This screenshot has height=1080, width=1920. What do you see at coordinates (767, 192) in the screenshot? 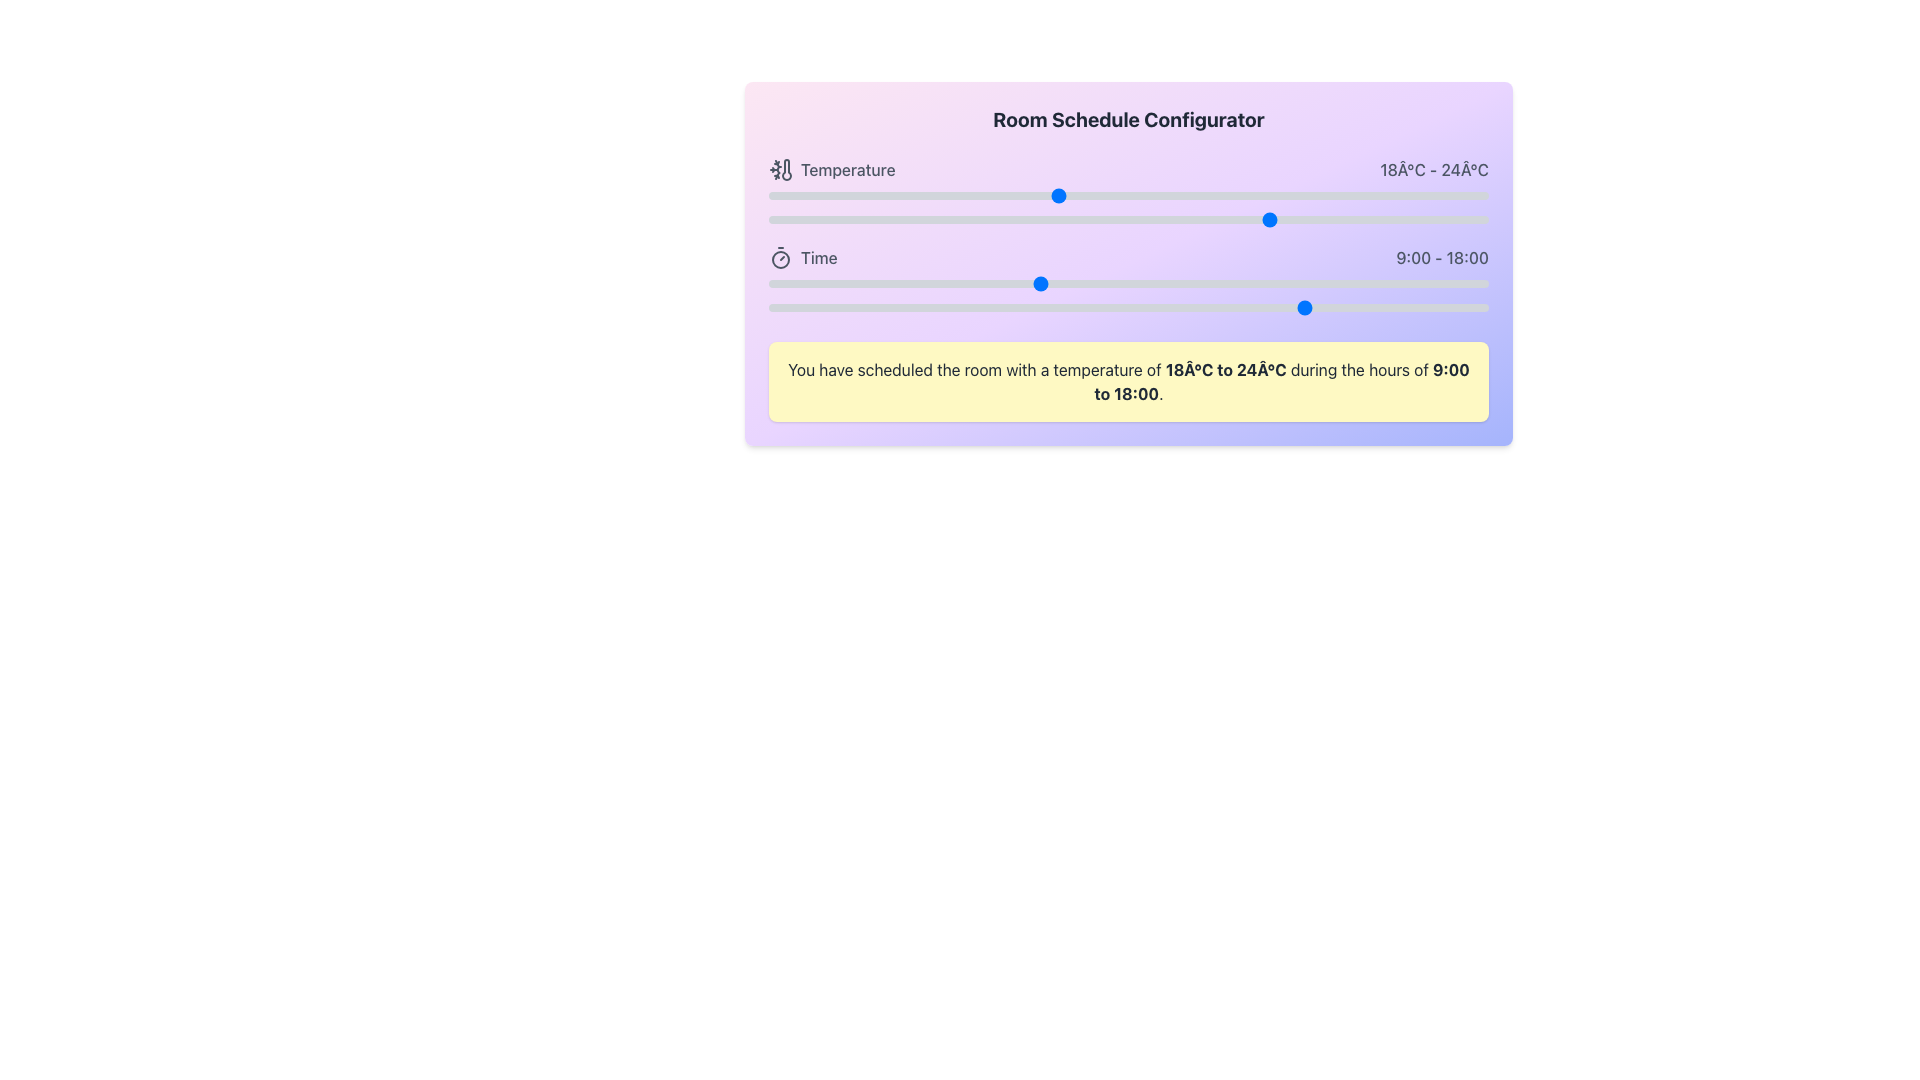
I see `the slider` at bounding box center [767, 192].